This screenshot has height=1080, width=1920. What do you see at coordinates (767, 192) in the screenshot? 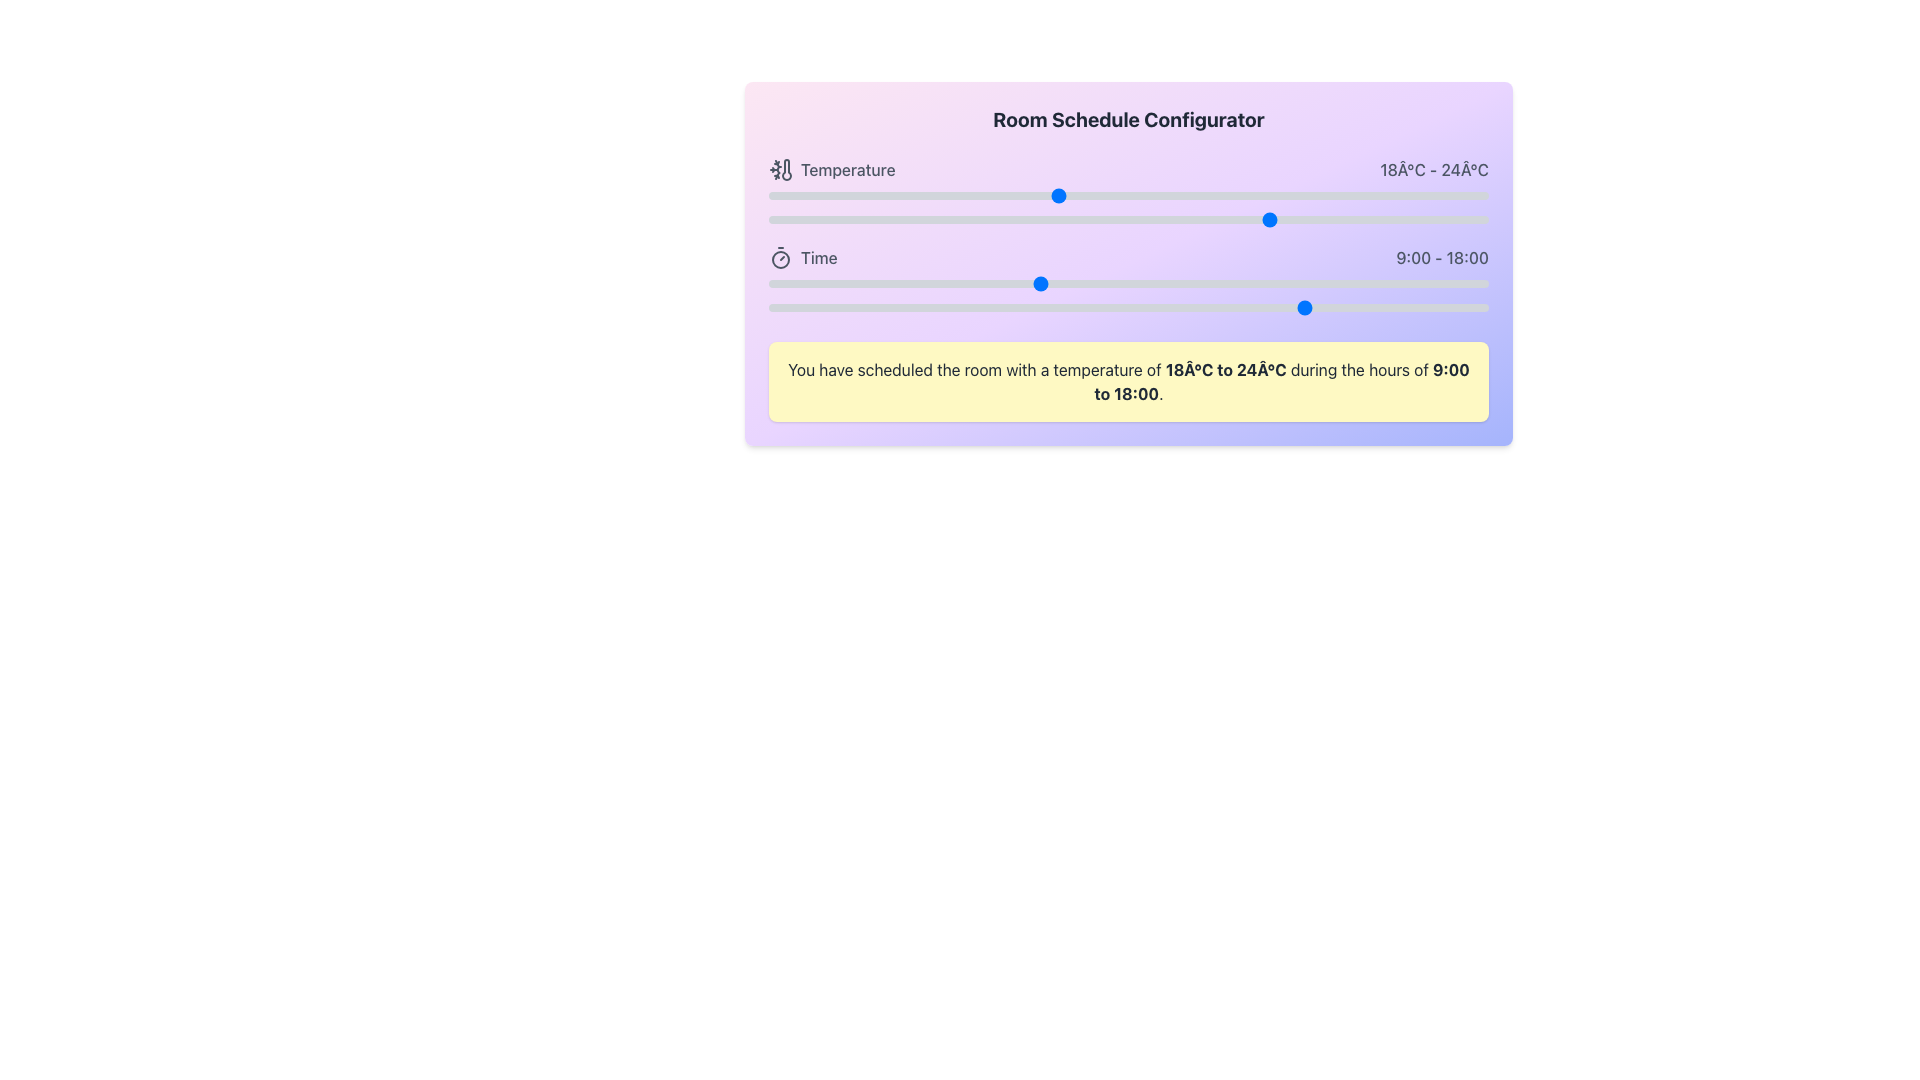
I see `the slider` at bounding box center [767, 192].